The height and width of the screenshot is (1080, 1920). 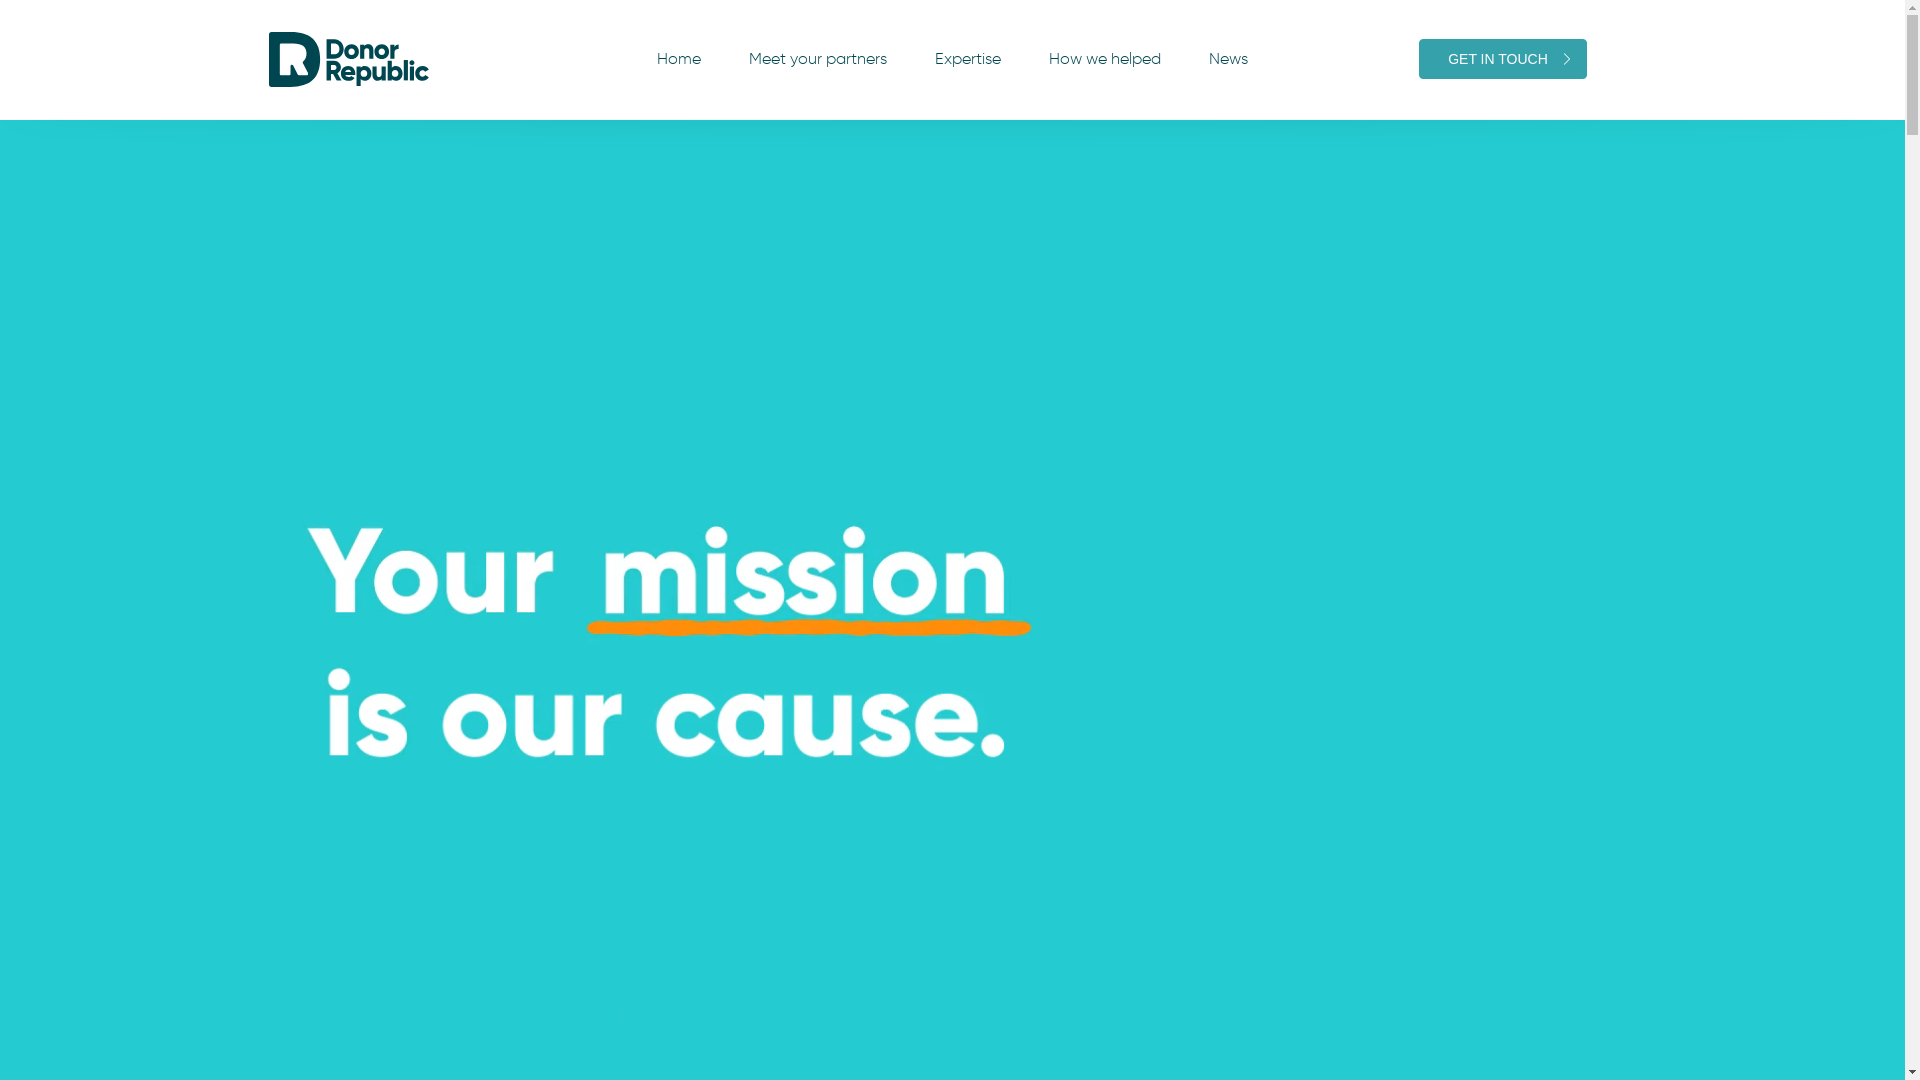 What do you see at coordinates (1227, 57) in the screenshot?
I see `'News'` at bounding box center [1227, 57].